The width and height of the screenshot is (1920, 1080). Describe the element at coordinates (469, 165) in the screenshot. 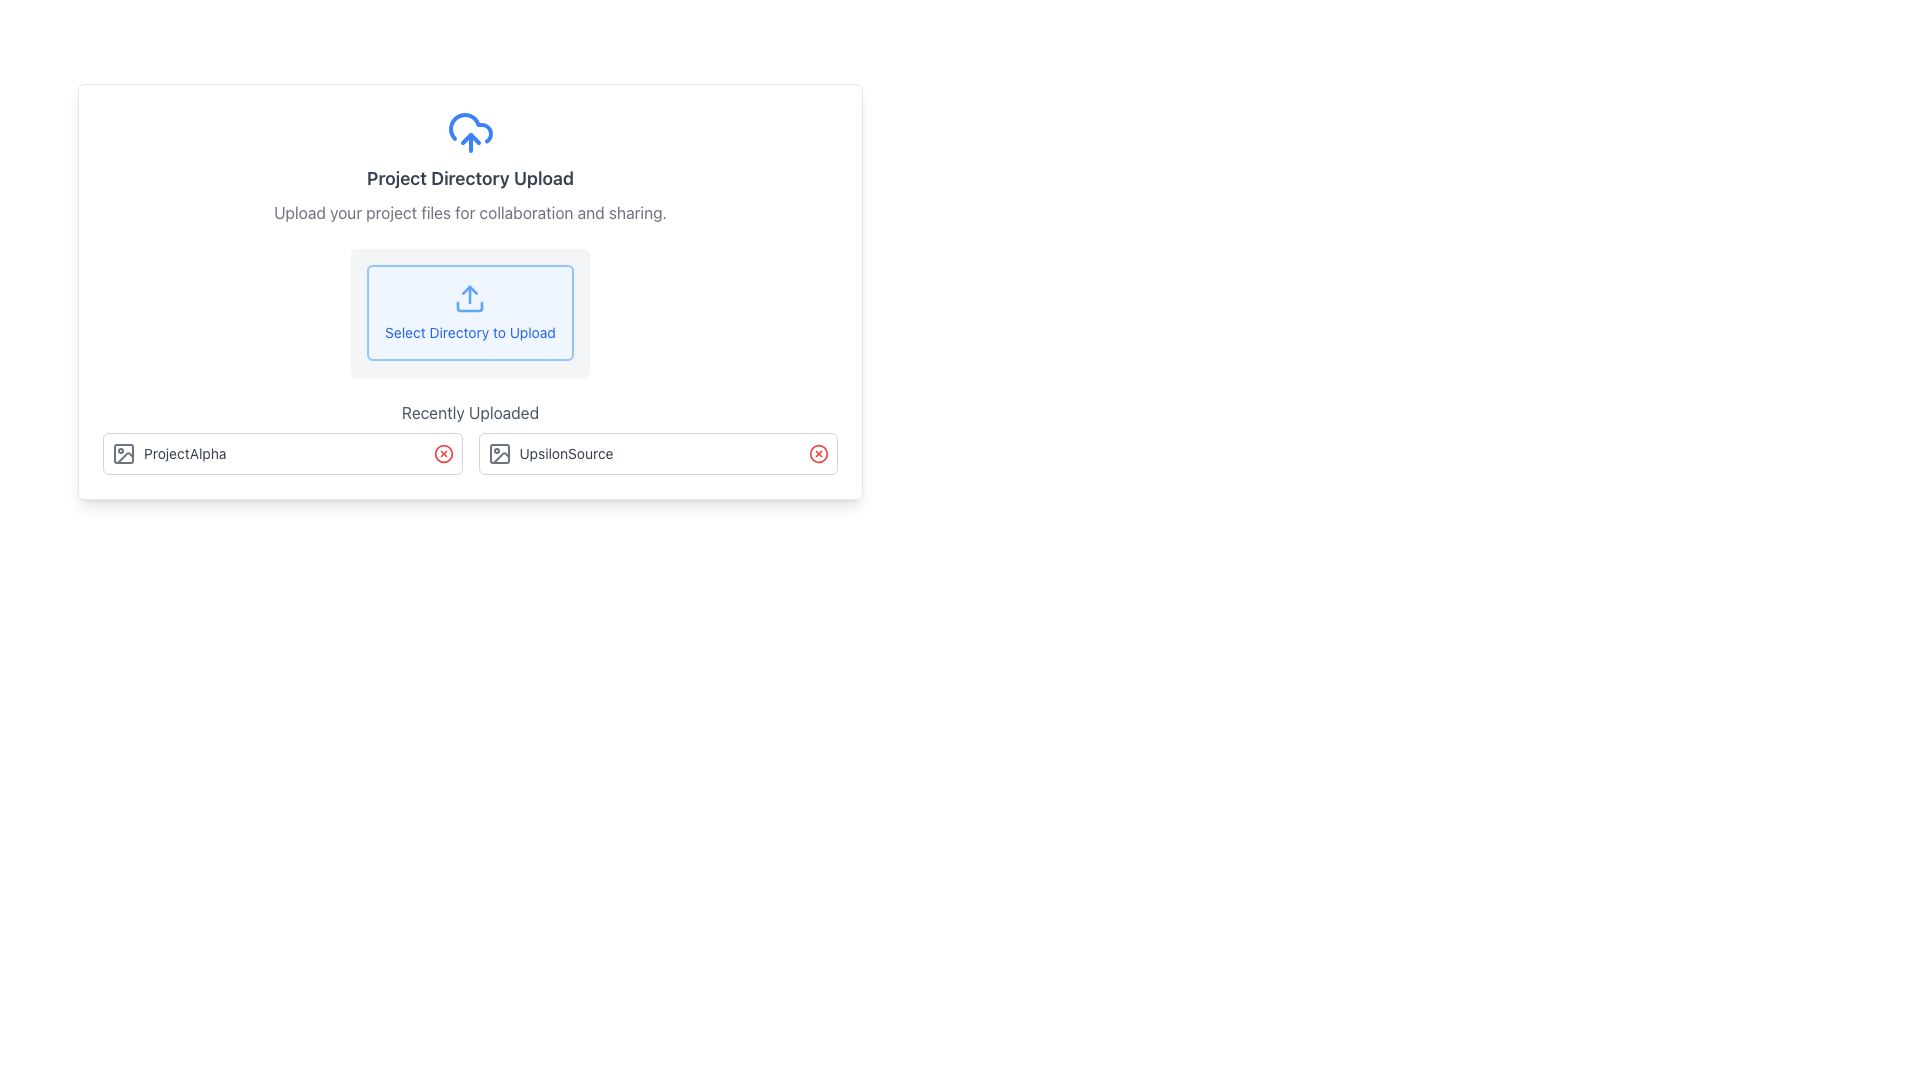

I see `the Informational Block that describes the purpose of the interface and provides instructions for uploading project files, which is located above the 'Select Directory to Upload' button` at that location.